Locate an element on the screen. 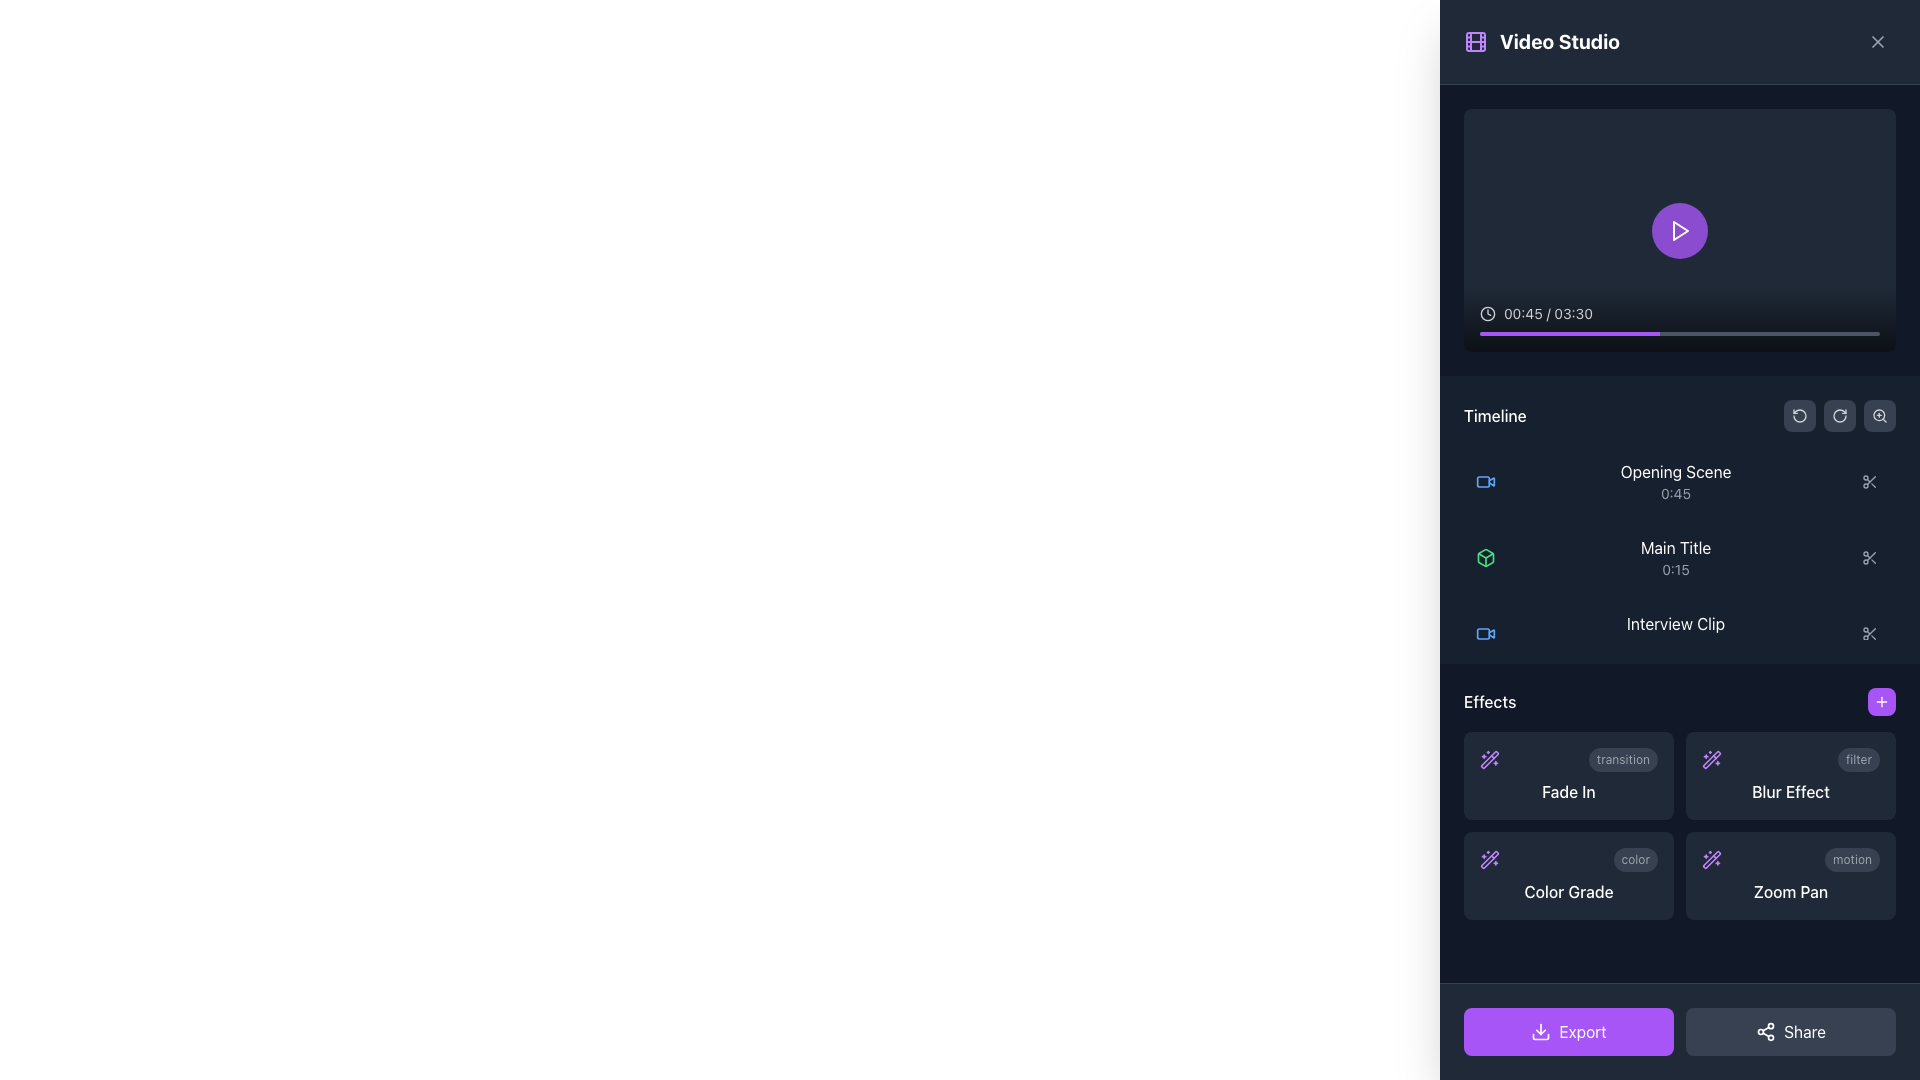  to select the 'Opening Scene' timeline entry, which is the first item in the timeline list located below the video preview area is located at coordinates (1675, 482).